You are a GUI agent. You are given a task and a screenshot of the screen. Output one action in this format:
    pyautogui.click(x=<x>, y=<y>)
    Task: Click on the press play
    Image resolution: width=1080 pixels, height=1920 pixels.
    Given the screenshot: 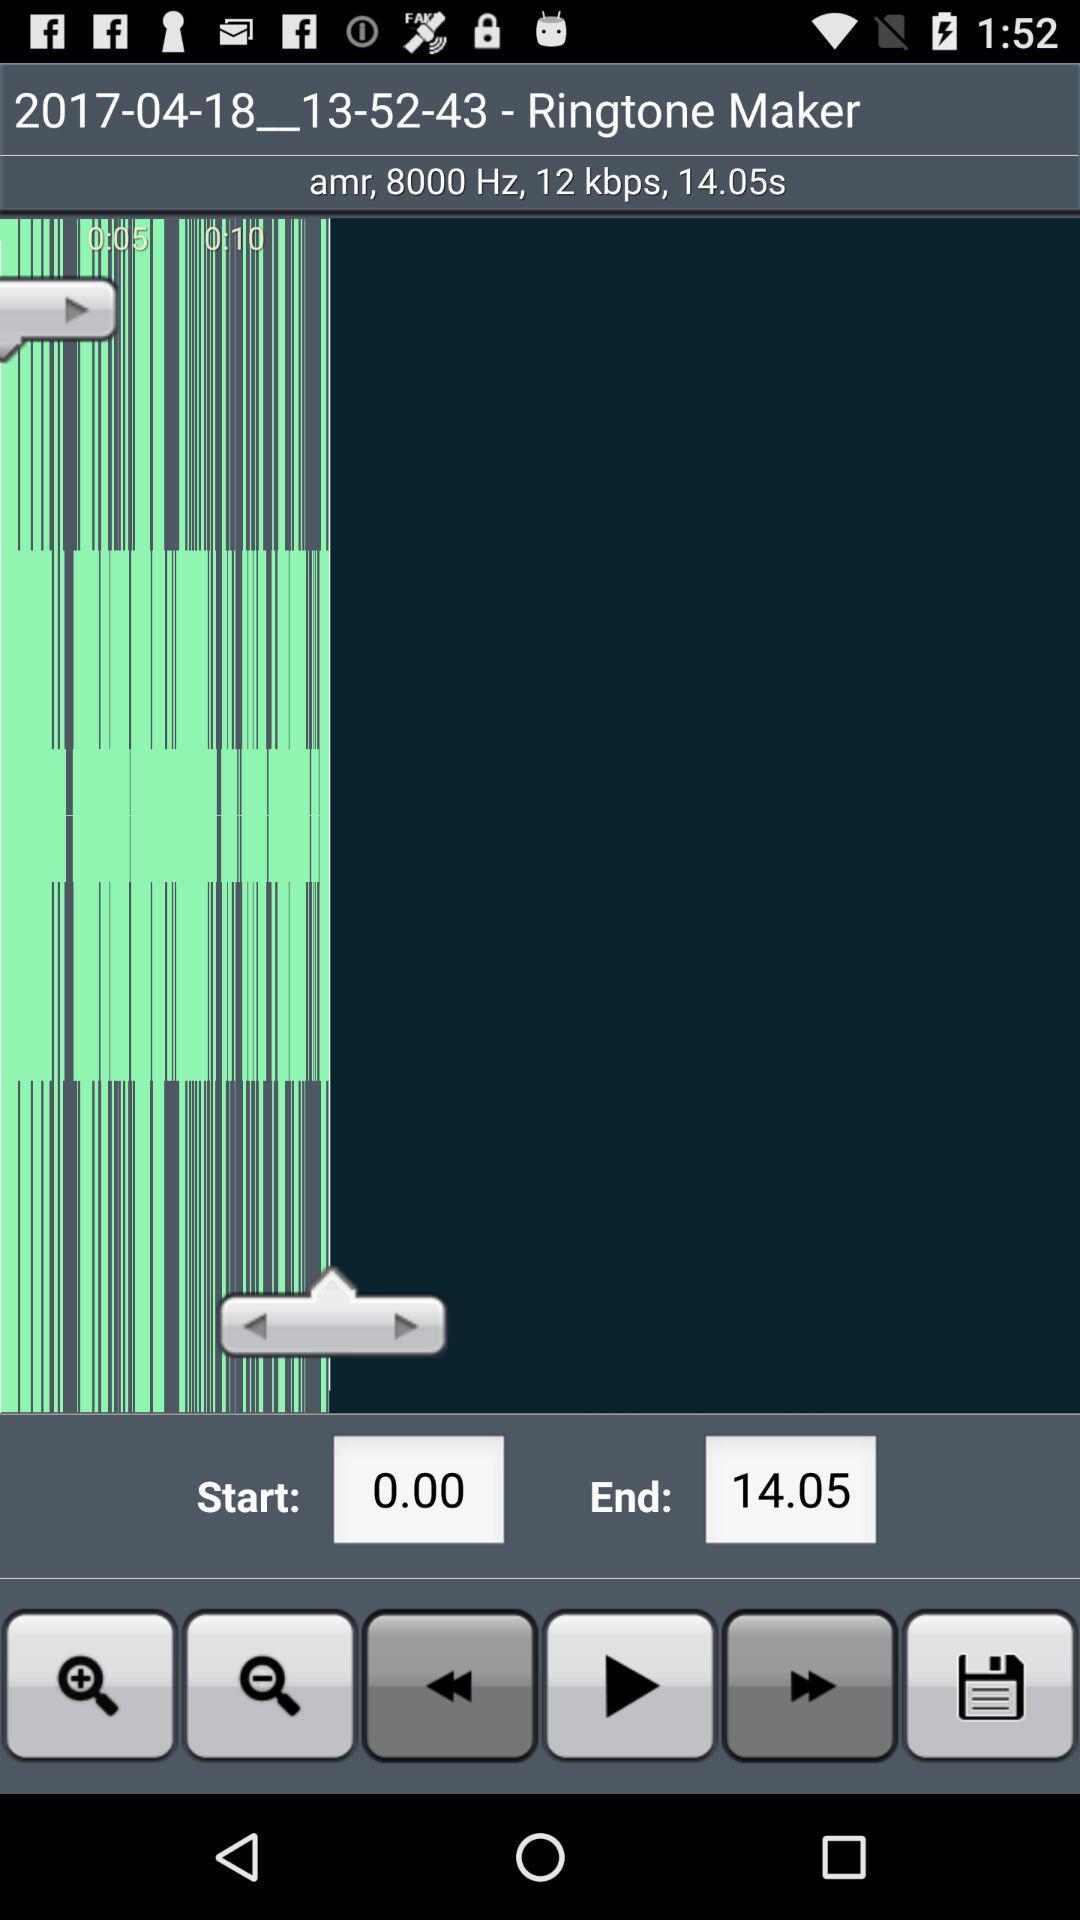 What is the action you would take?
    pyautogui.click(x=628, y=1684)
    